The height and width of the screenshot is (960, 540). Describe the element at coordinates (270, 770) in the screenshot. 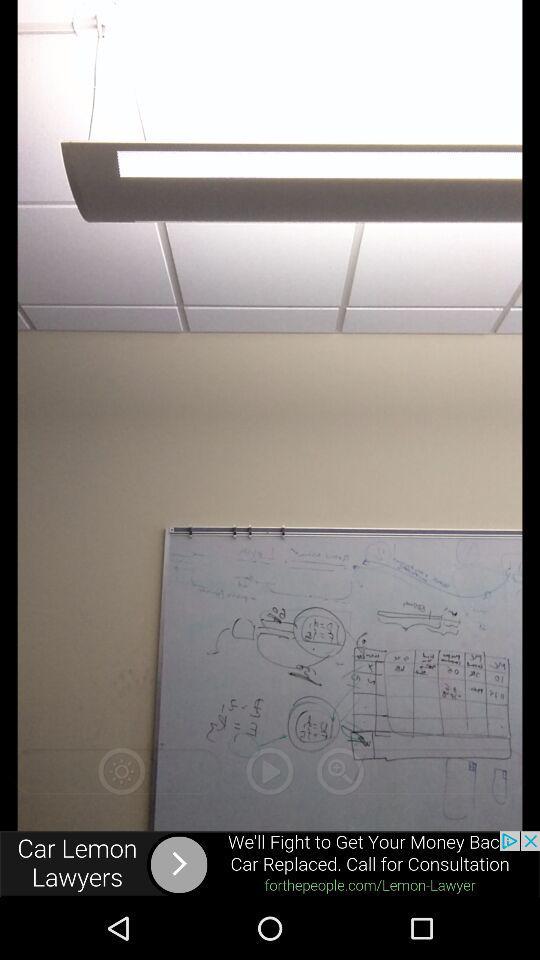

I see `play` at that location.